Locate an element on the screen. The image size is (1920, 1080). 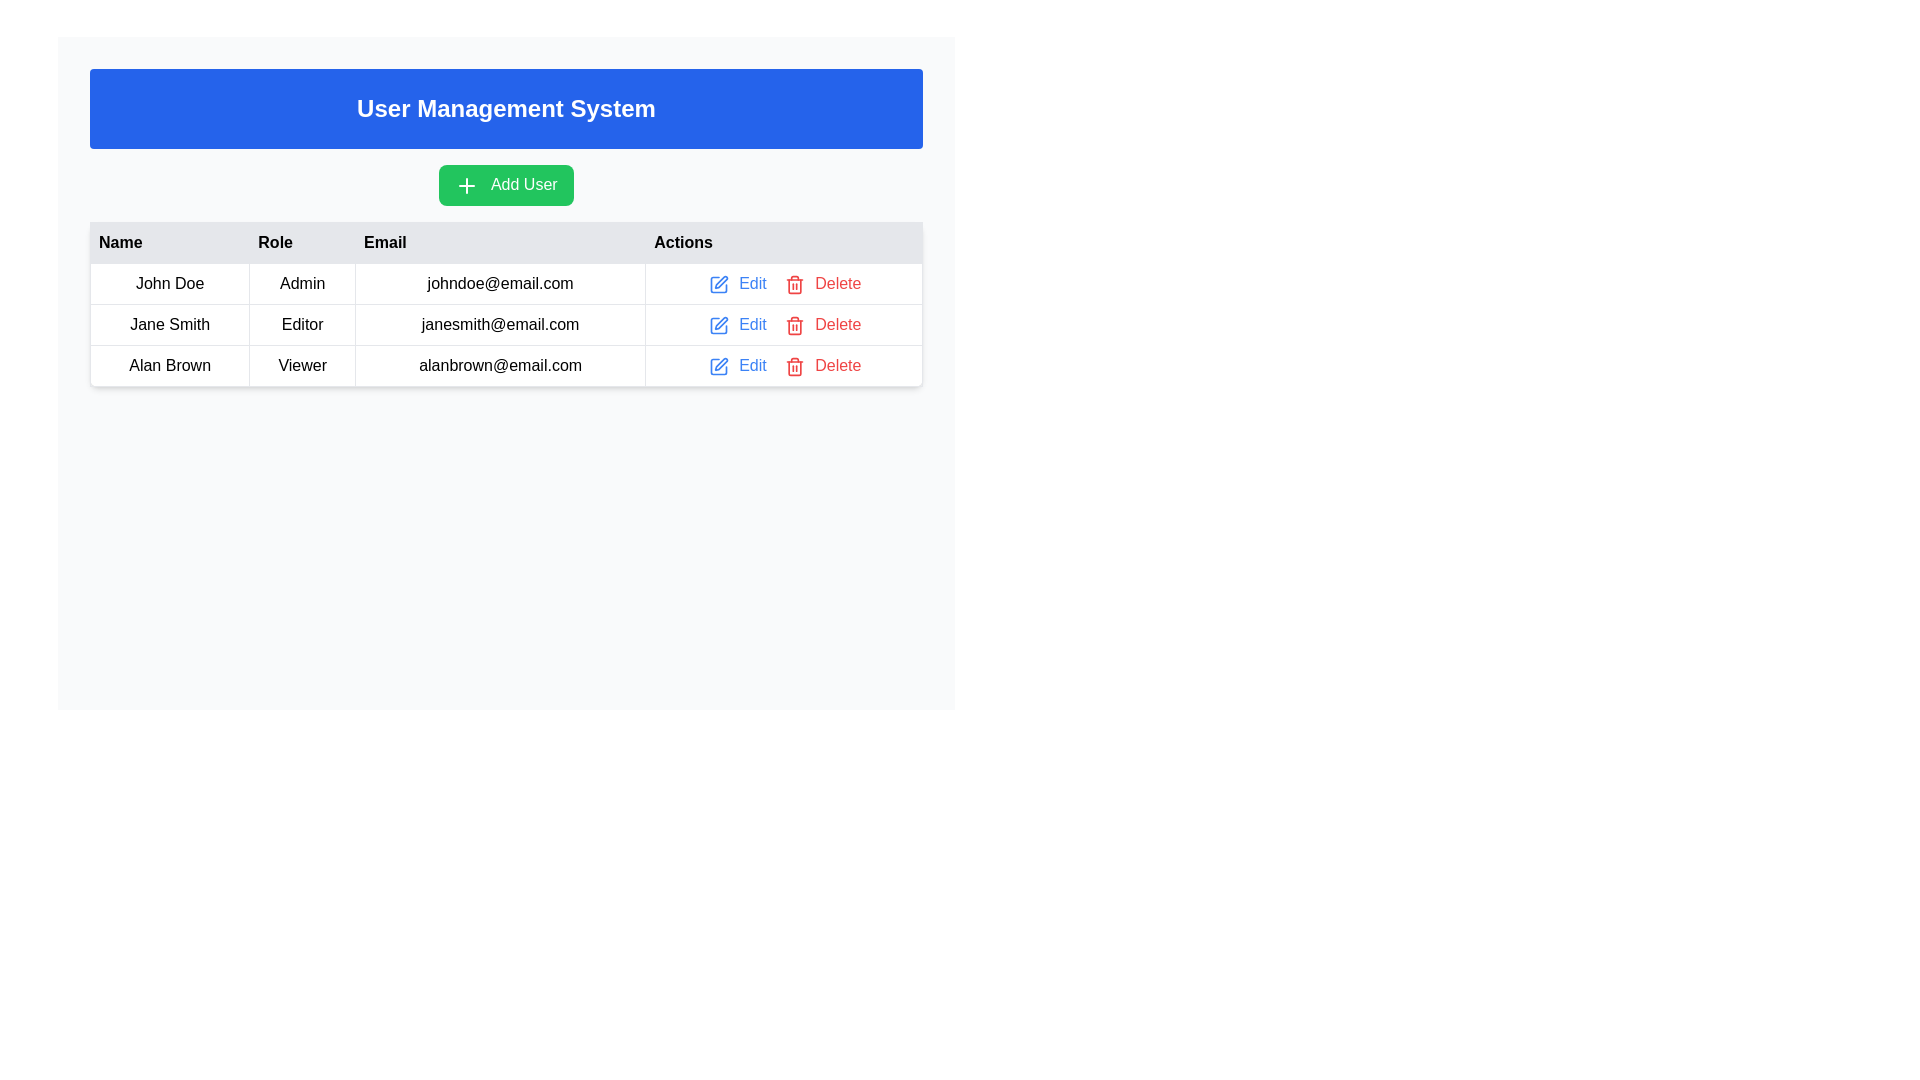
the 'Edit' button with a pencil icon located in the 'Actions' column of the second row in the user management table is located at coordinates (735, 323).